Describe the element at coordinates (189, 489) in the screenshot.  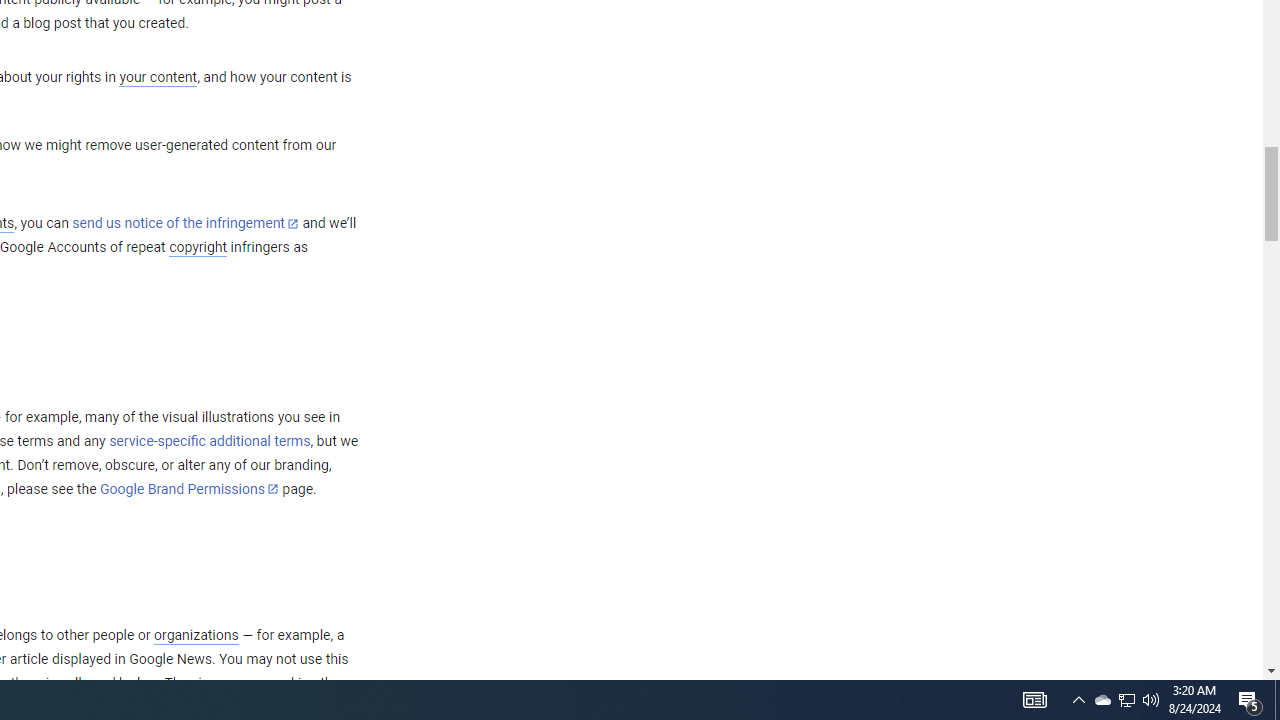
I see `'Google Brand Permissions'` at that location.